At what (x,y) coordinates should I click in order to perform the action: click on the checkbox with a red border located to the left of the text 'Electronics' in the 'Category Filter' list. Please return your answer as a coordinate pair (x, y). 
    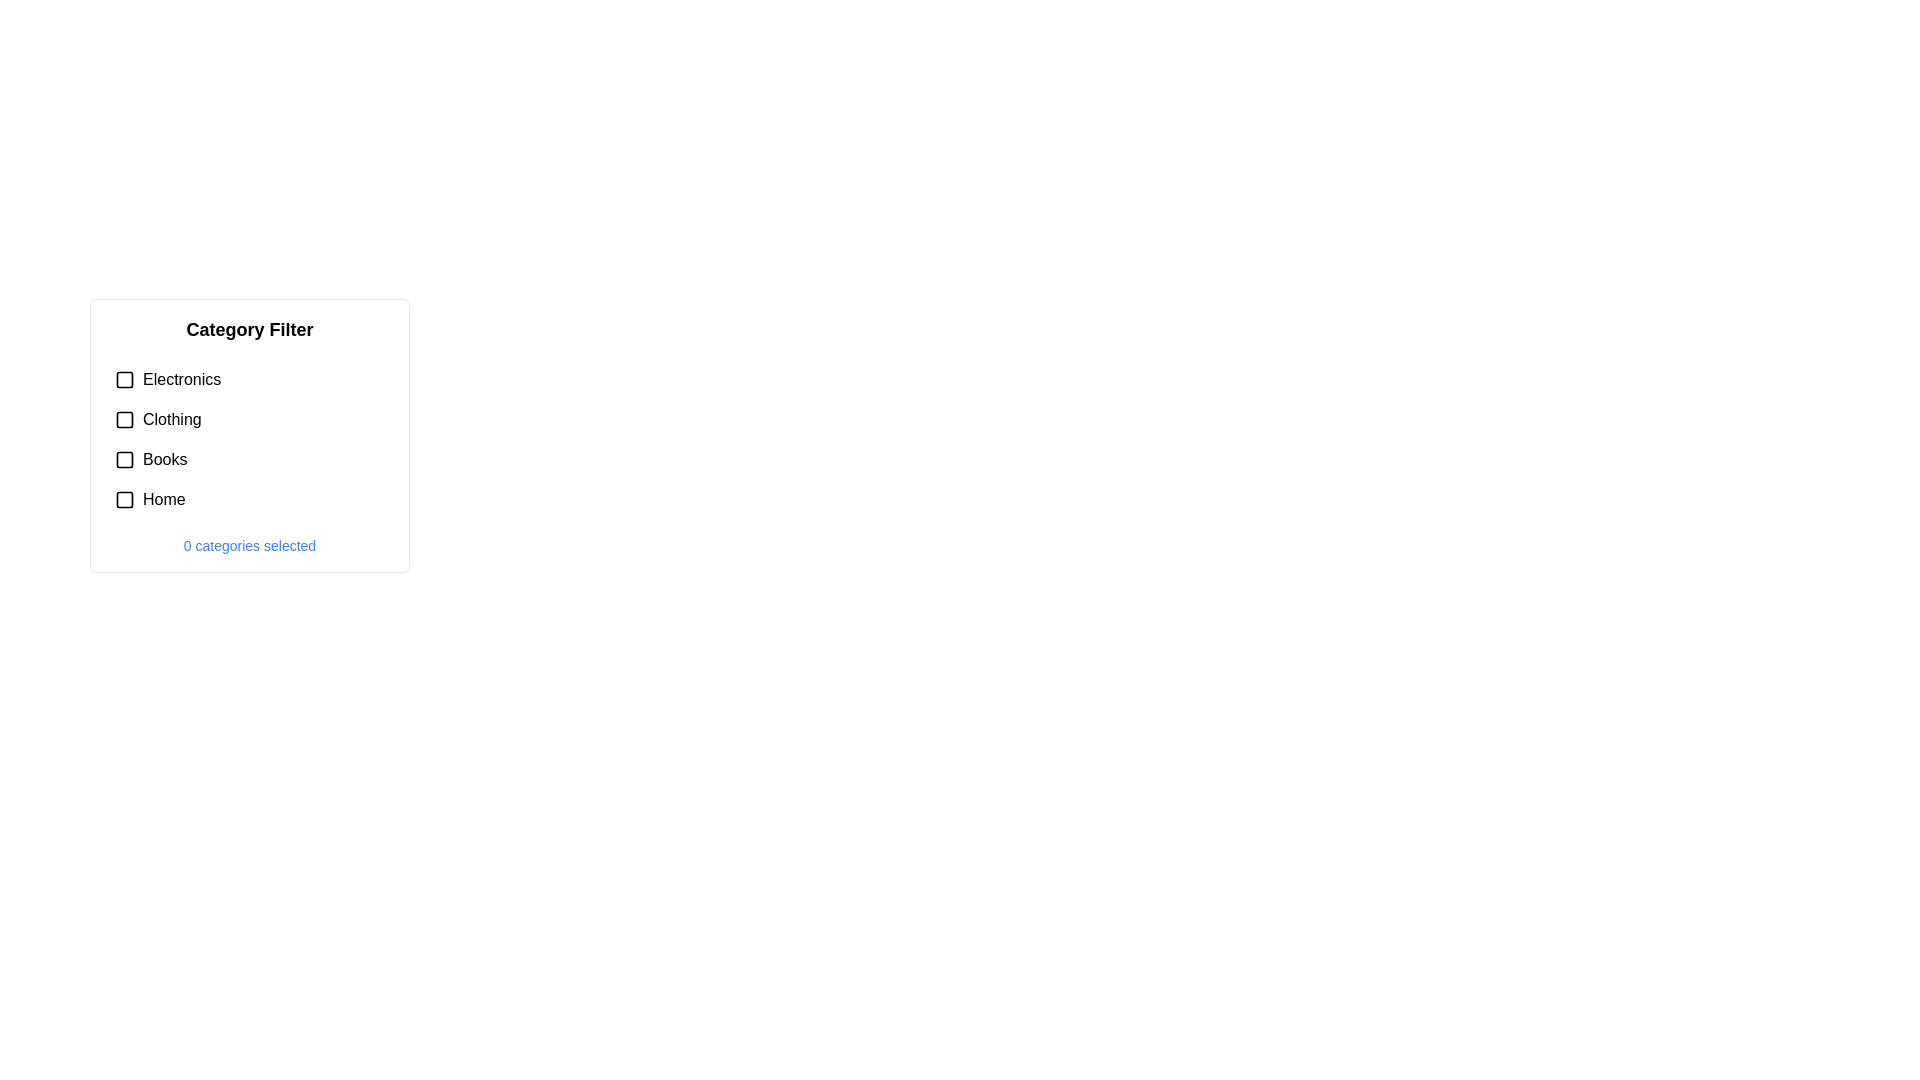
    Looking at the image, I should click on (123, 380).